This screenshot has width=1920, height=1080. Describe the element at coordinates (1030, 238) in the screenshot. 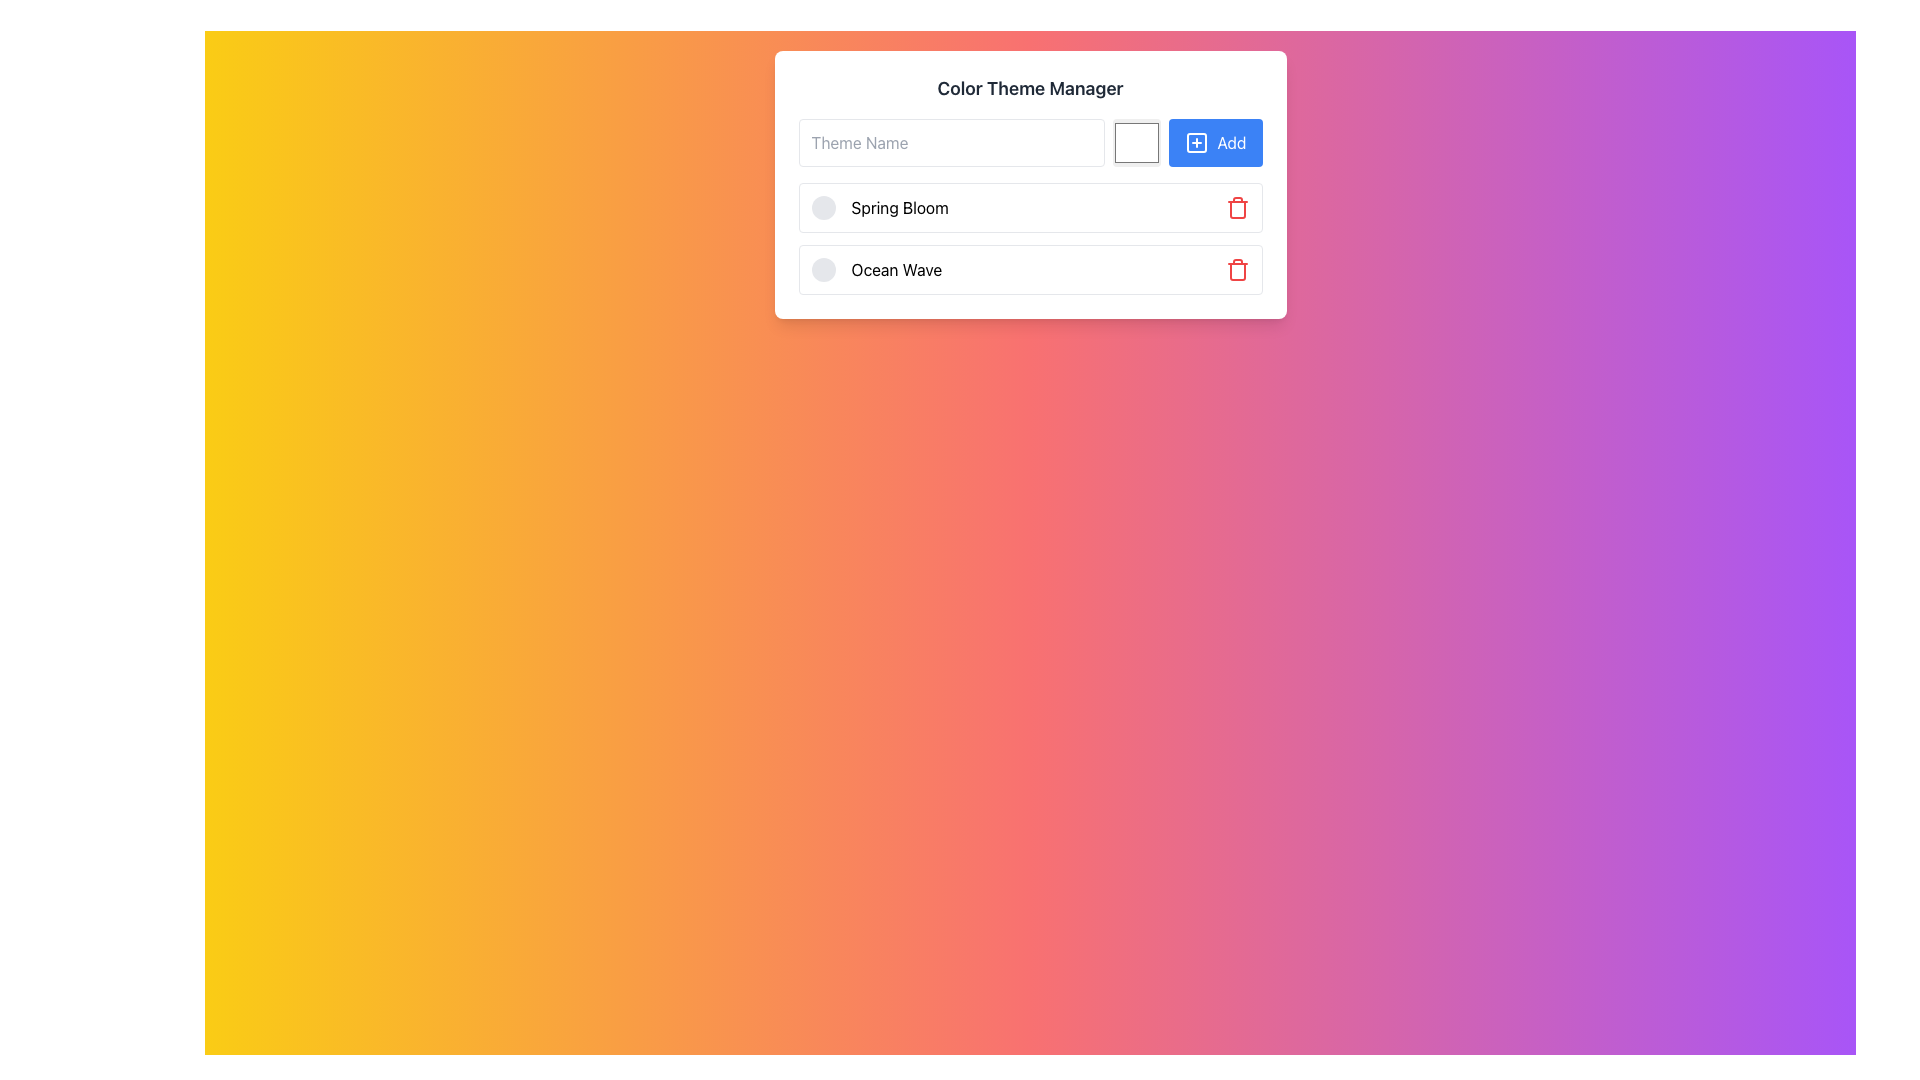

I see `the available themes in the List Component located within the 'Color Theme Manager', which is beneath the input field and the 'Add' button` at that location.